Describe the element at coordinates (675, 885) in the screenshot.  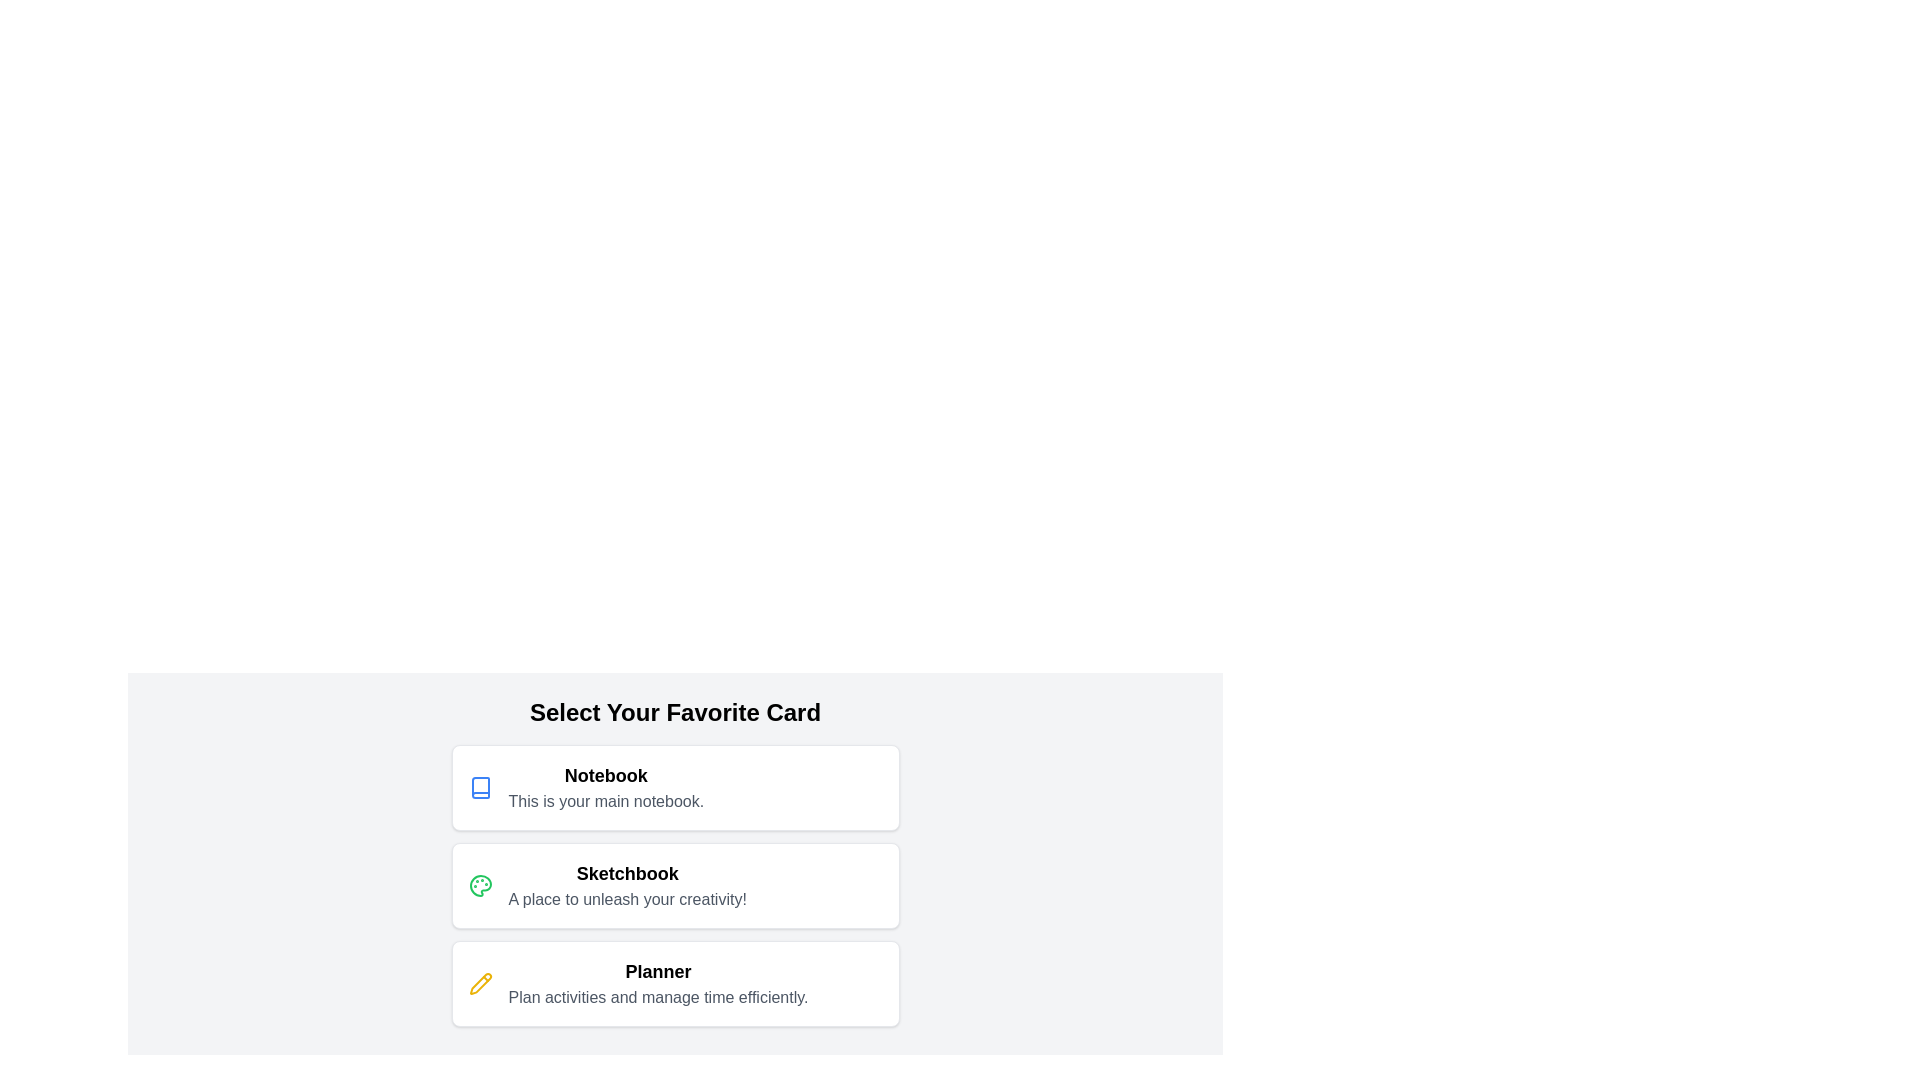
I see `the List item with the bold heading 'Sketchbook' and subtext 'A place to unleash your creativity!'` at that location.